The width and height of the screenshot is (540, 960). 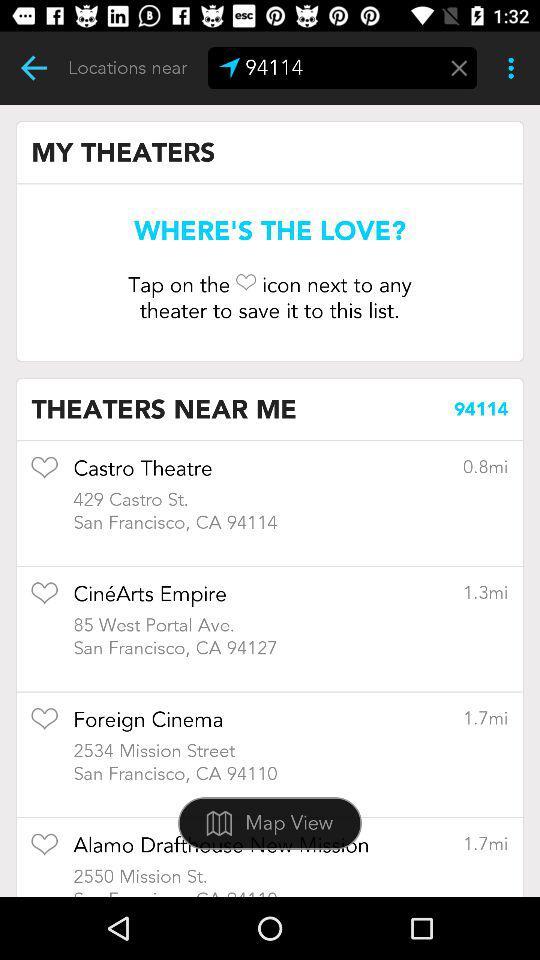 What do you see at coordinates (44, 850) in the screenshot?
I see `like item` at bounding box center [44, 850].